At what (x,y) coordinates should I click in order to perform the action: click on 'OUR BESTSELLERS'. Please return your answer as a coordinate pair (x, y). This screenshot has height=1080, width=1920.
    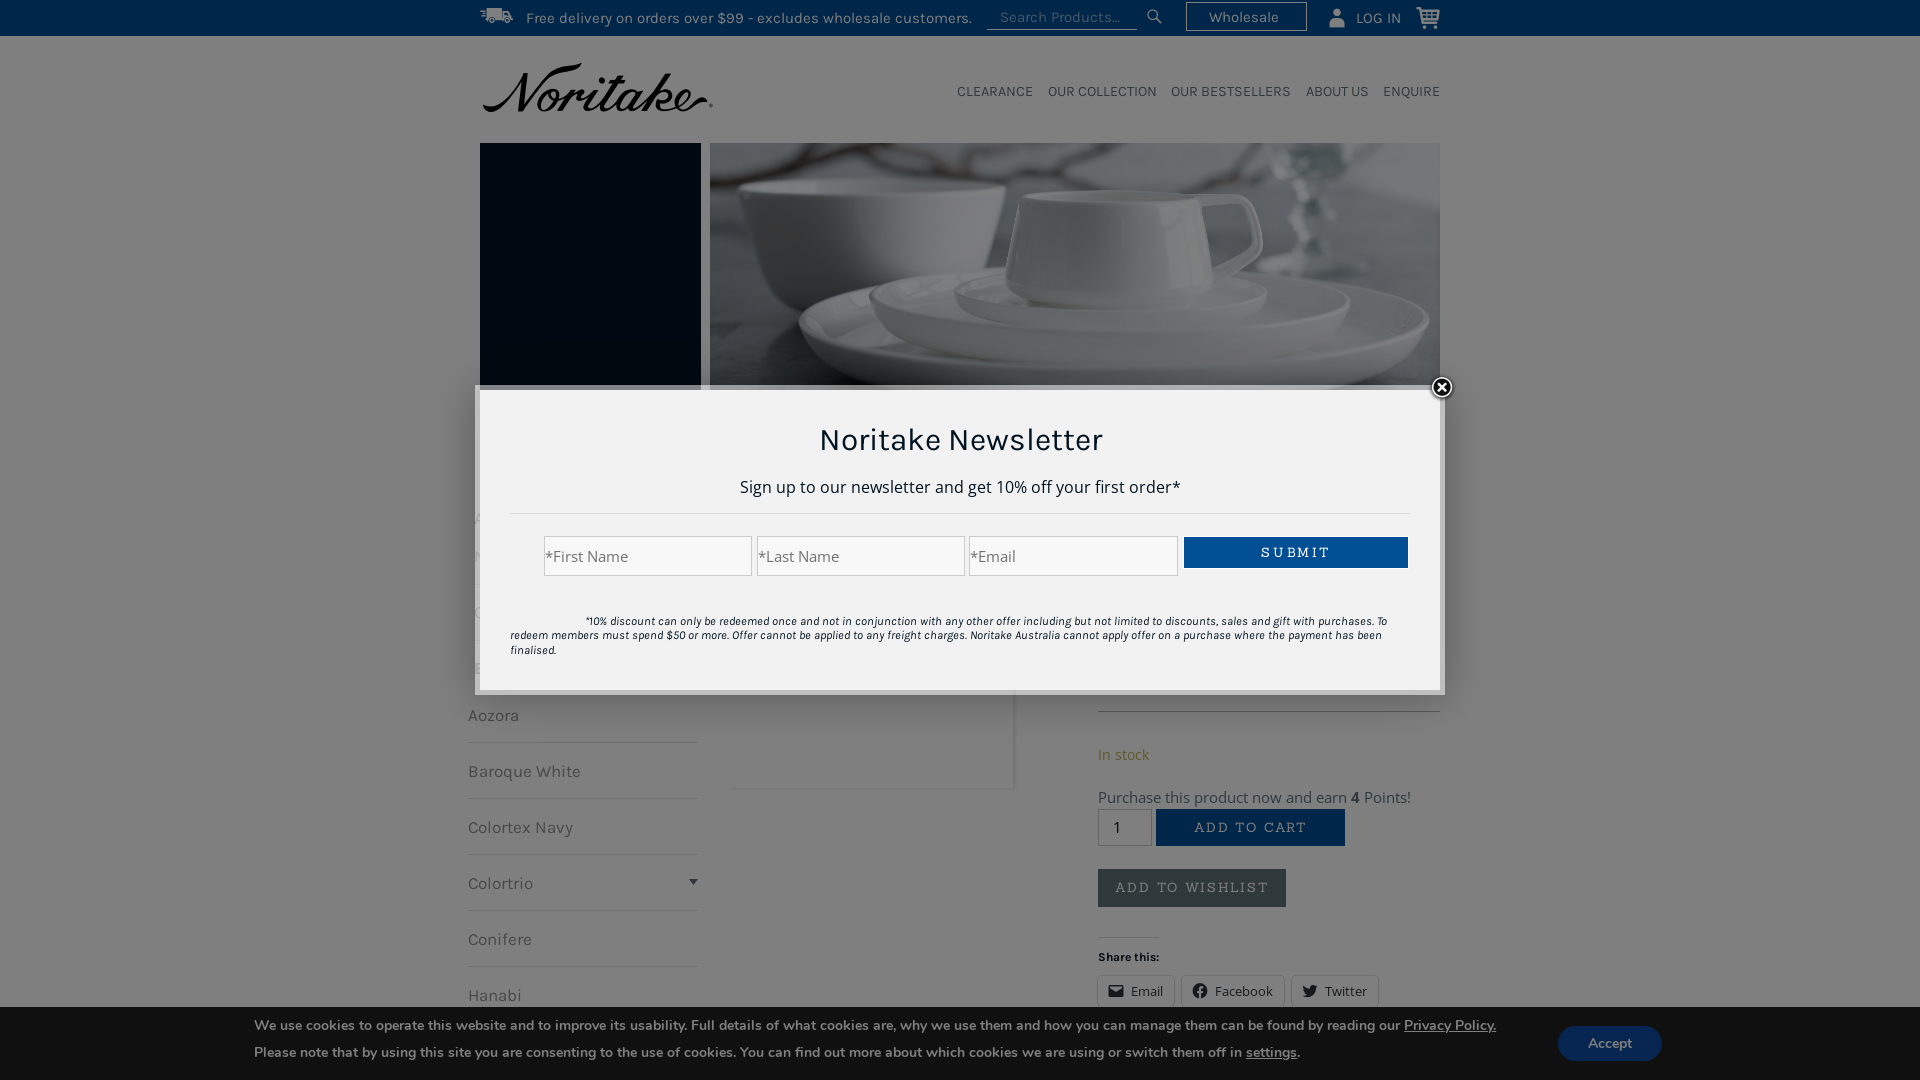
    Looking at the image, I should click on (1223, 92).